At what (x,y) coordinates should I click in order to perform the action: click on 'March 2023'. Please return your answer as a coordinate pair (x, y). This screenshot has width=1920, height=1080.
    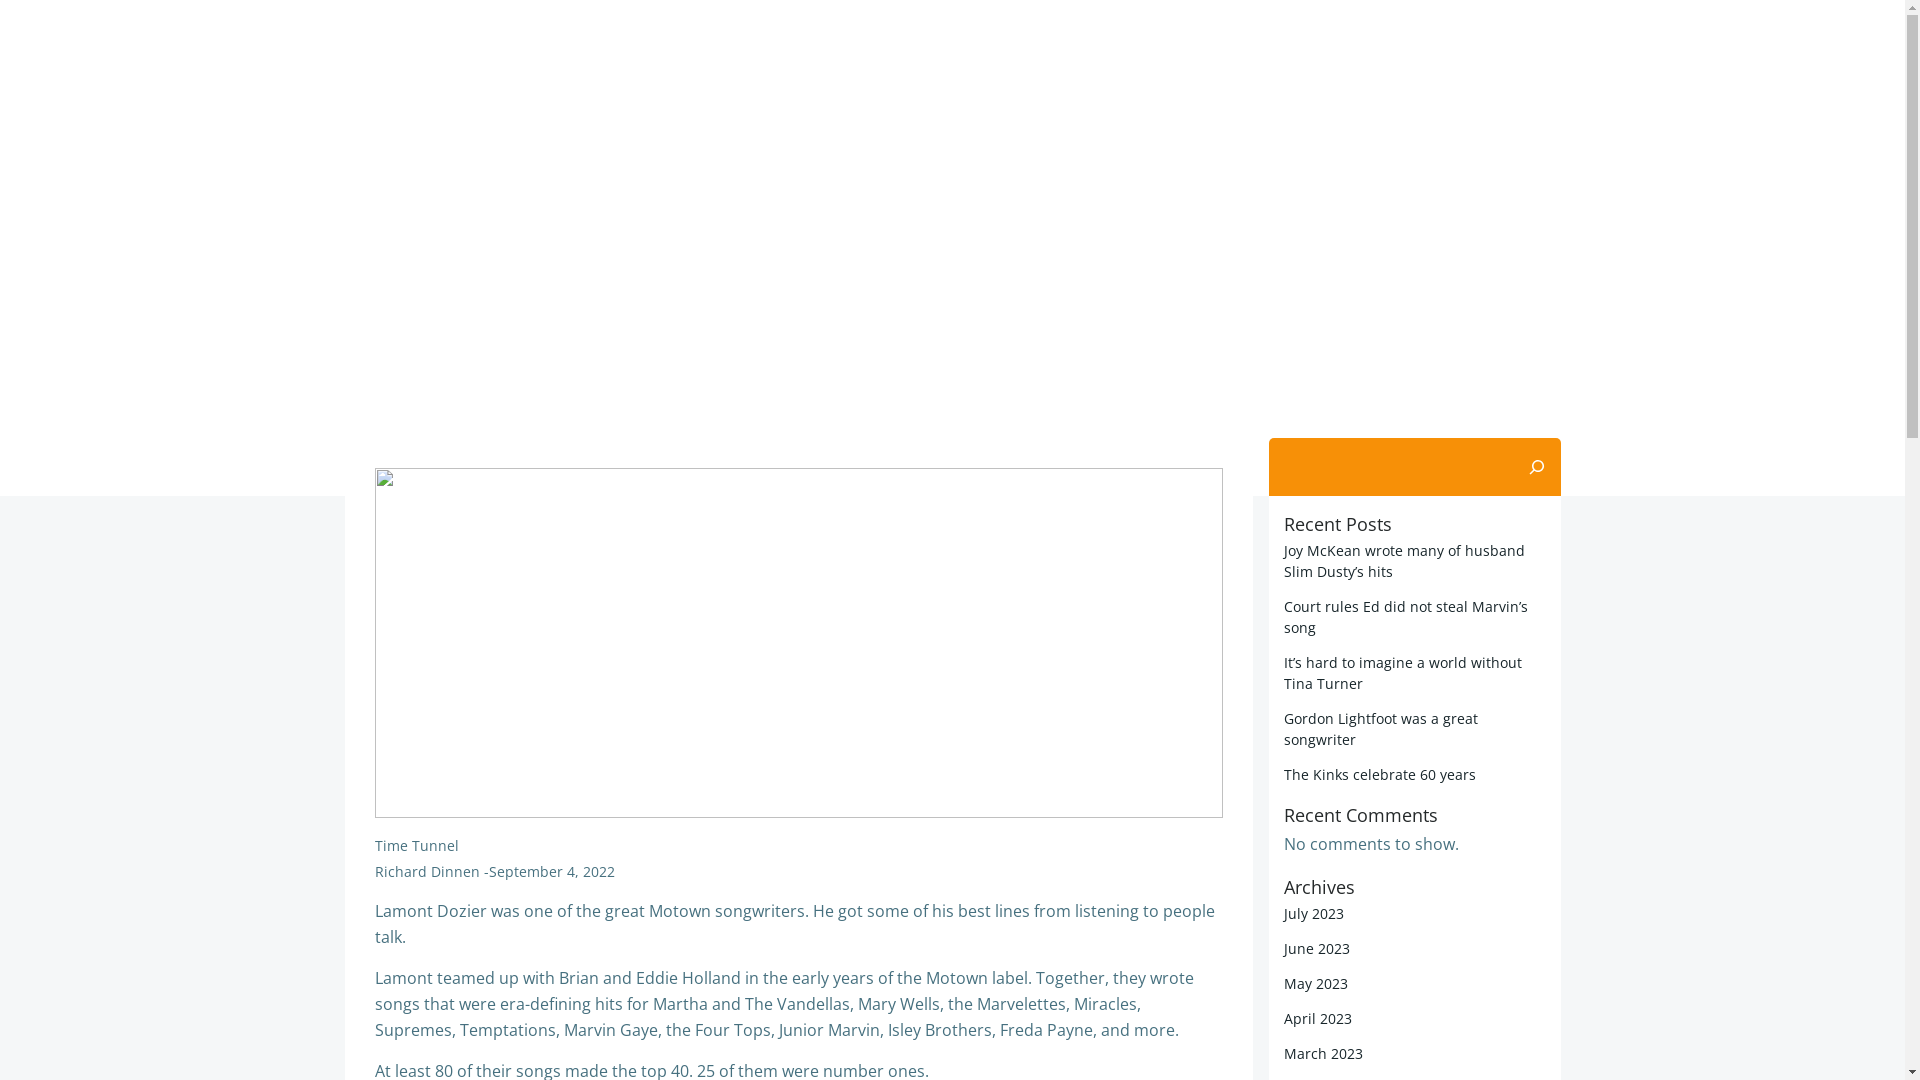
    Looking at the image, I should click on (1323, 1052).